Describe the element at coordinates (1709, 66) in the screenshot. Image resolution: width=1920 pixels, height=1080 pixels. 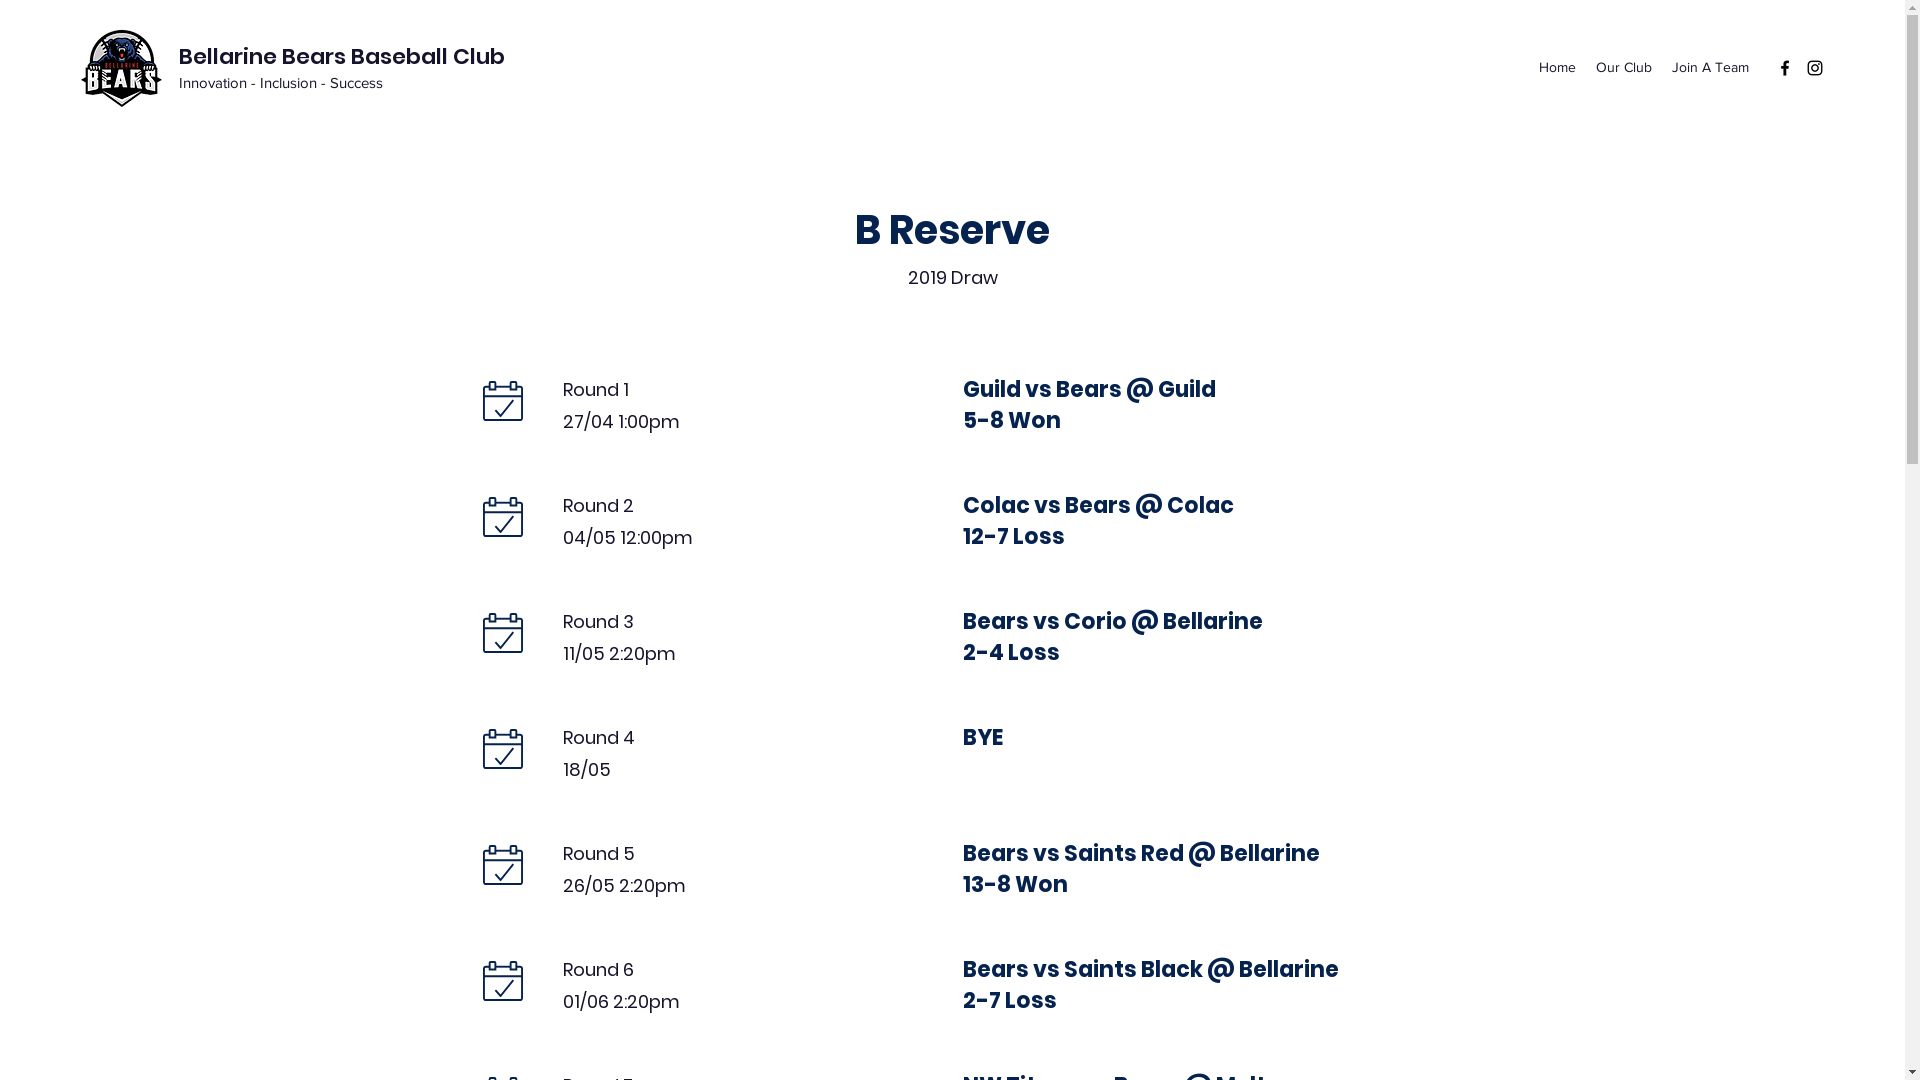
I see `'Join A Team'` at that location.